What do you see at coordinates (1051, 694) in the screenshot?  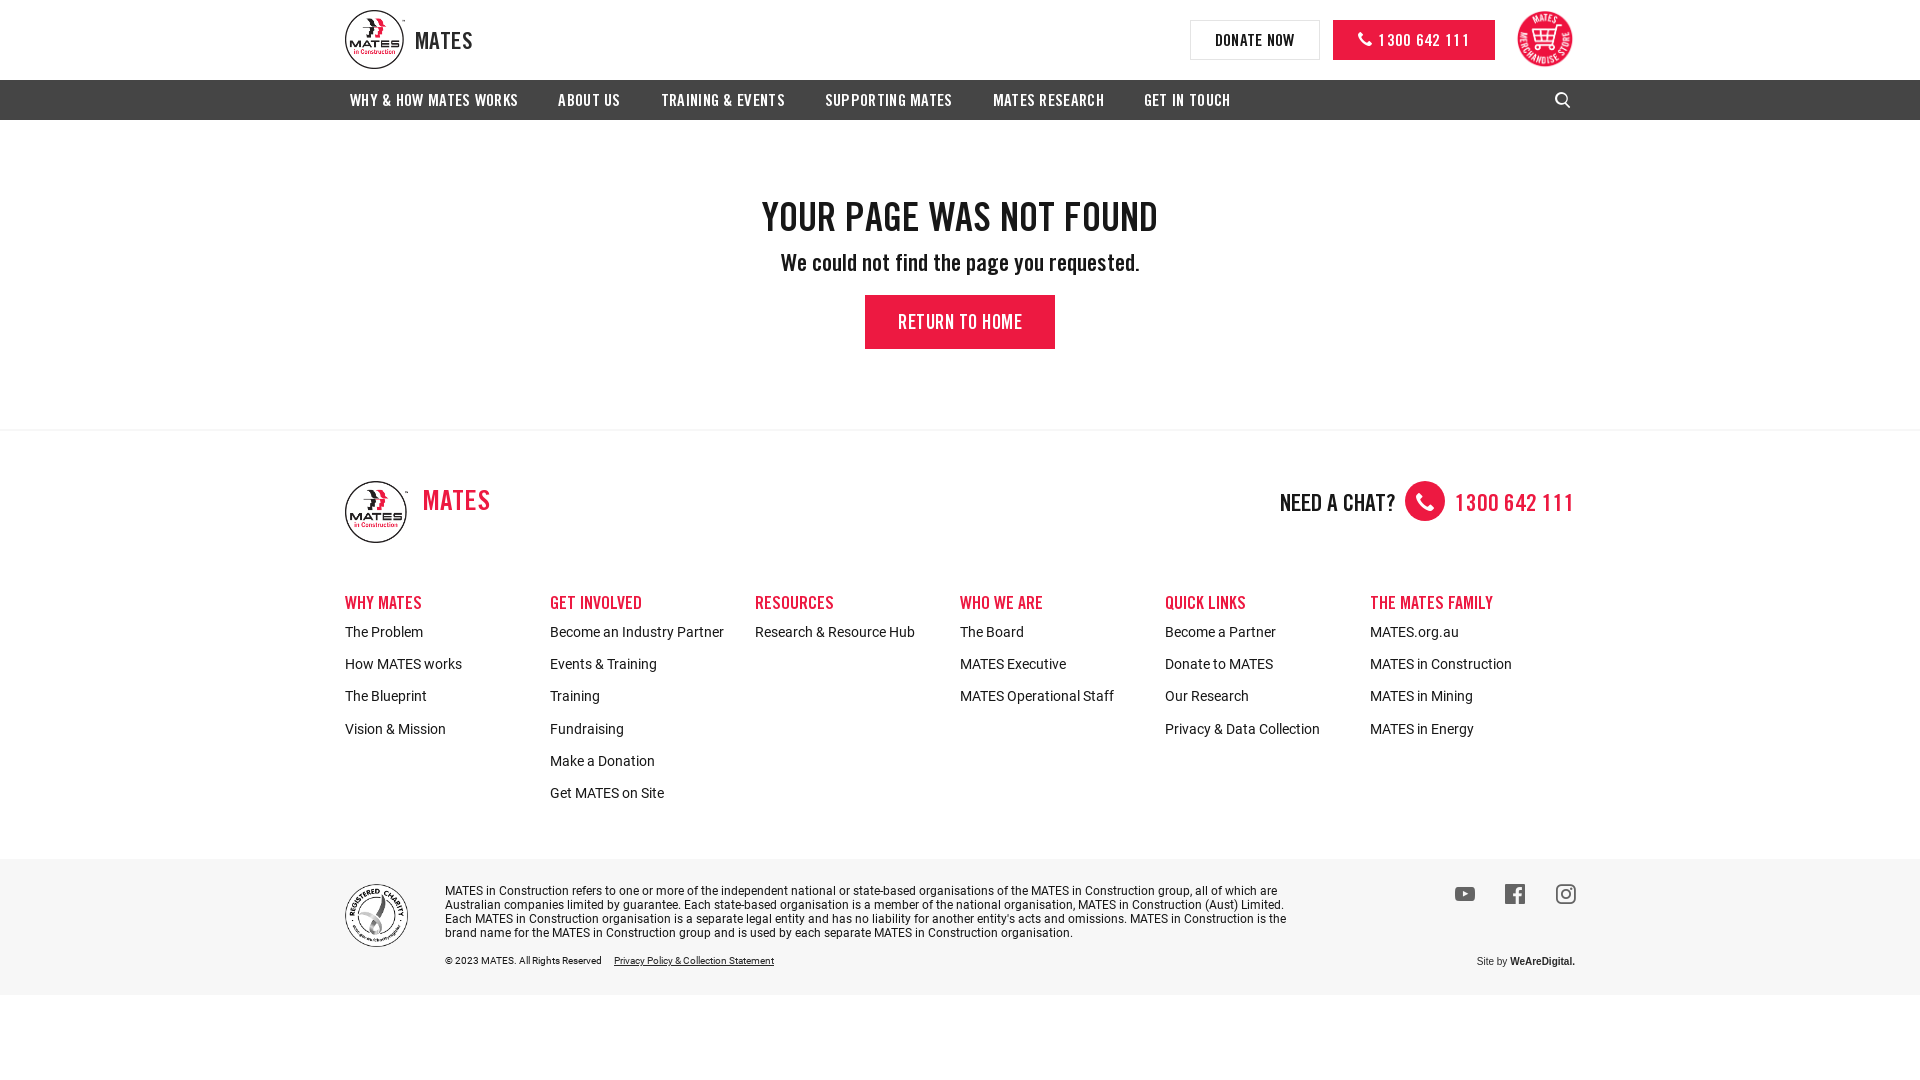 I see `'MATES Operational Staff'` at bounding box center [1051, 694].